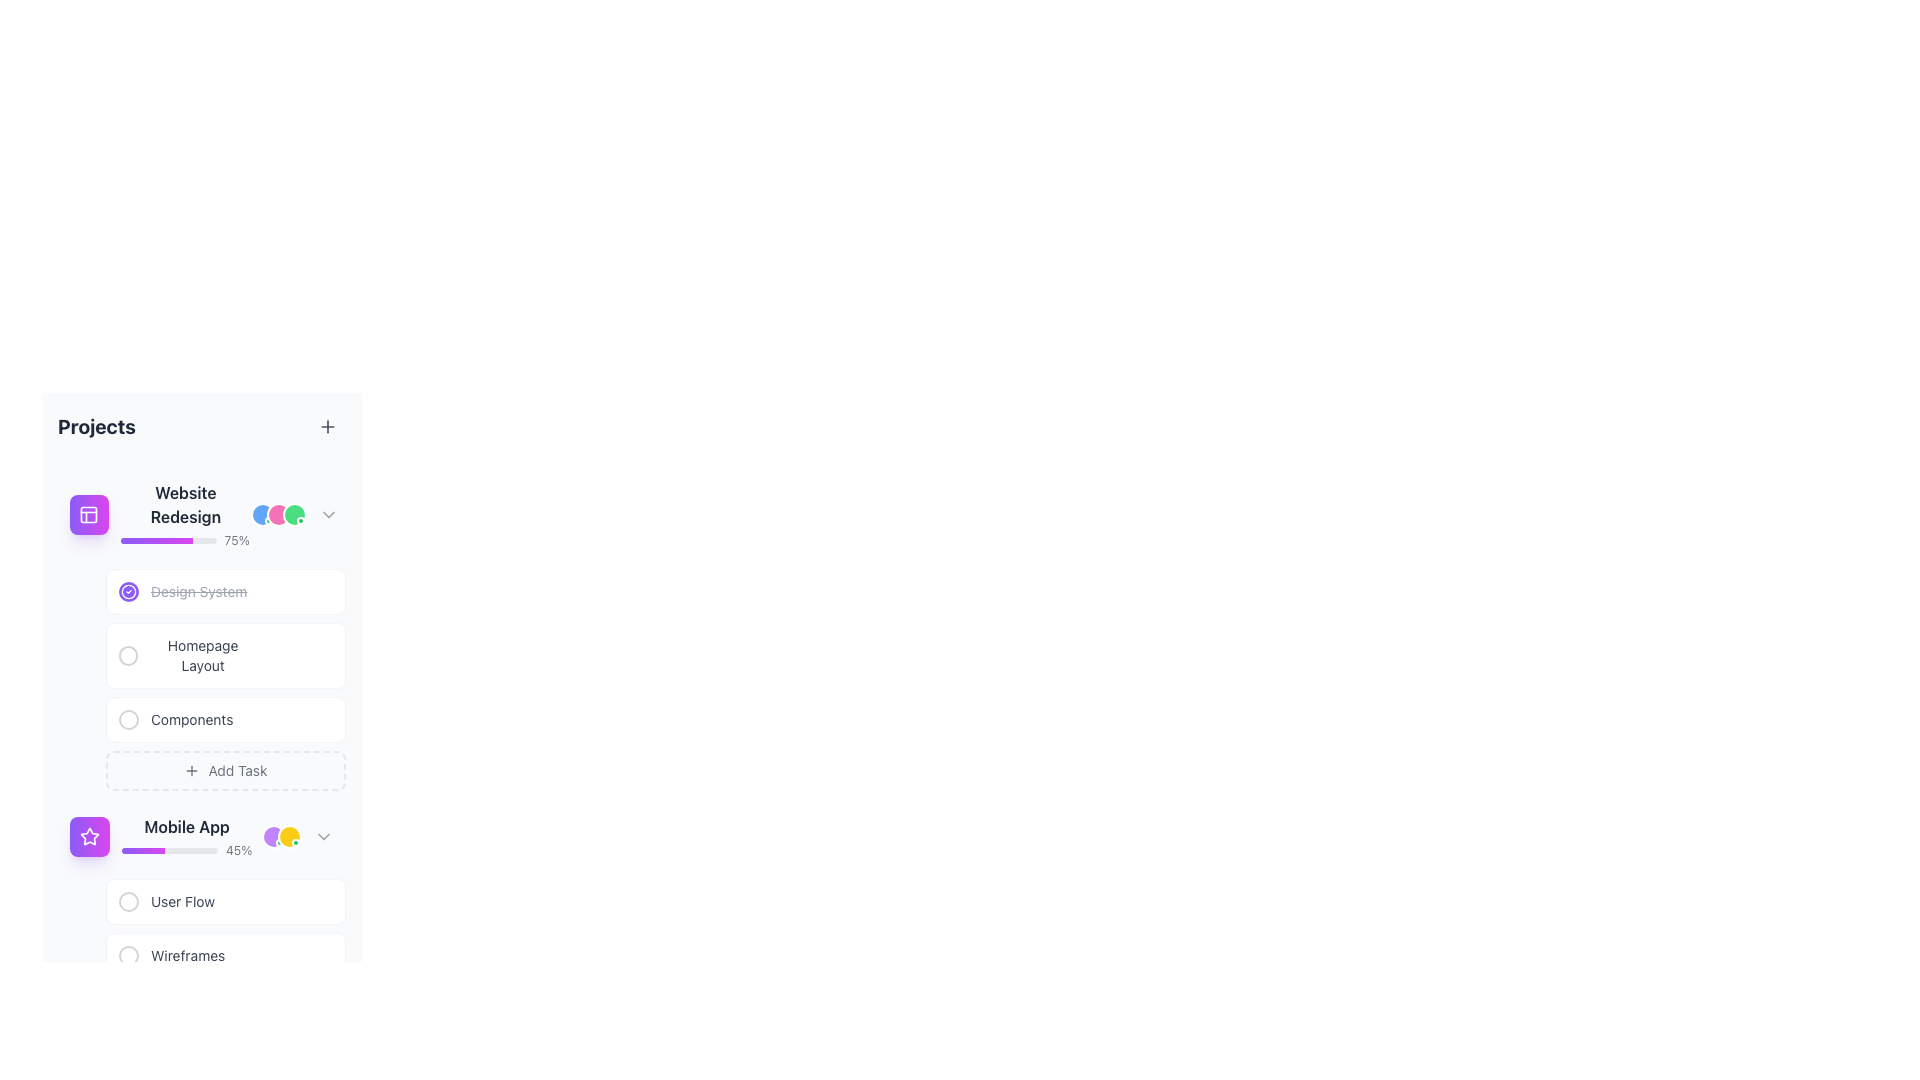 The height and width of the screenshot is (1080, 1920). I want to click on the text label that indicates metadata or a deadline, located within the 'Components' section, above the 'Add Task' button and to the right of the green circular indicator, so click(291, 720).